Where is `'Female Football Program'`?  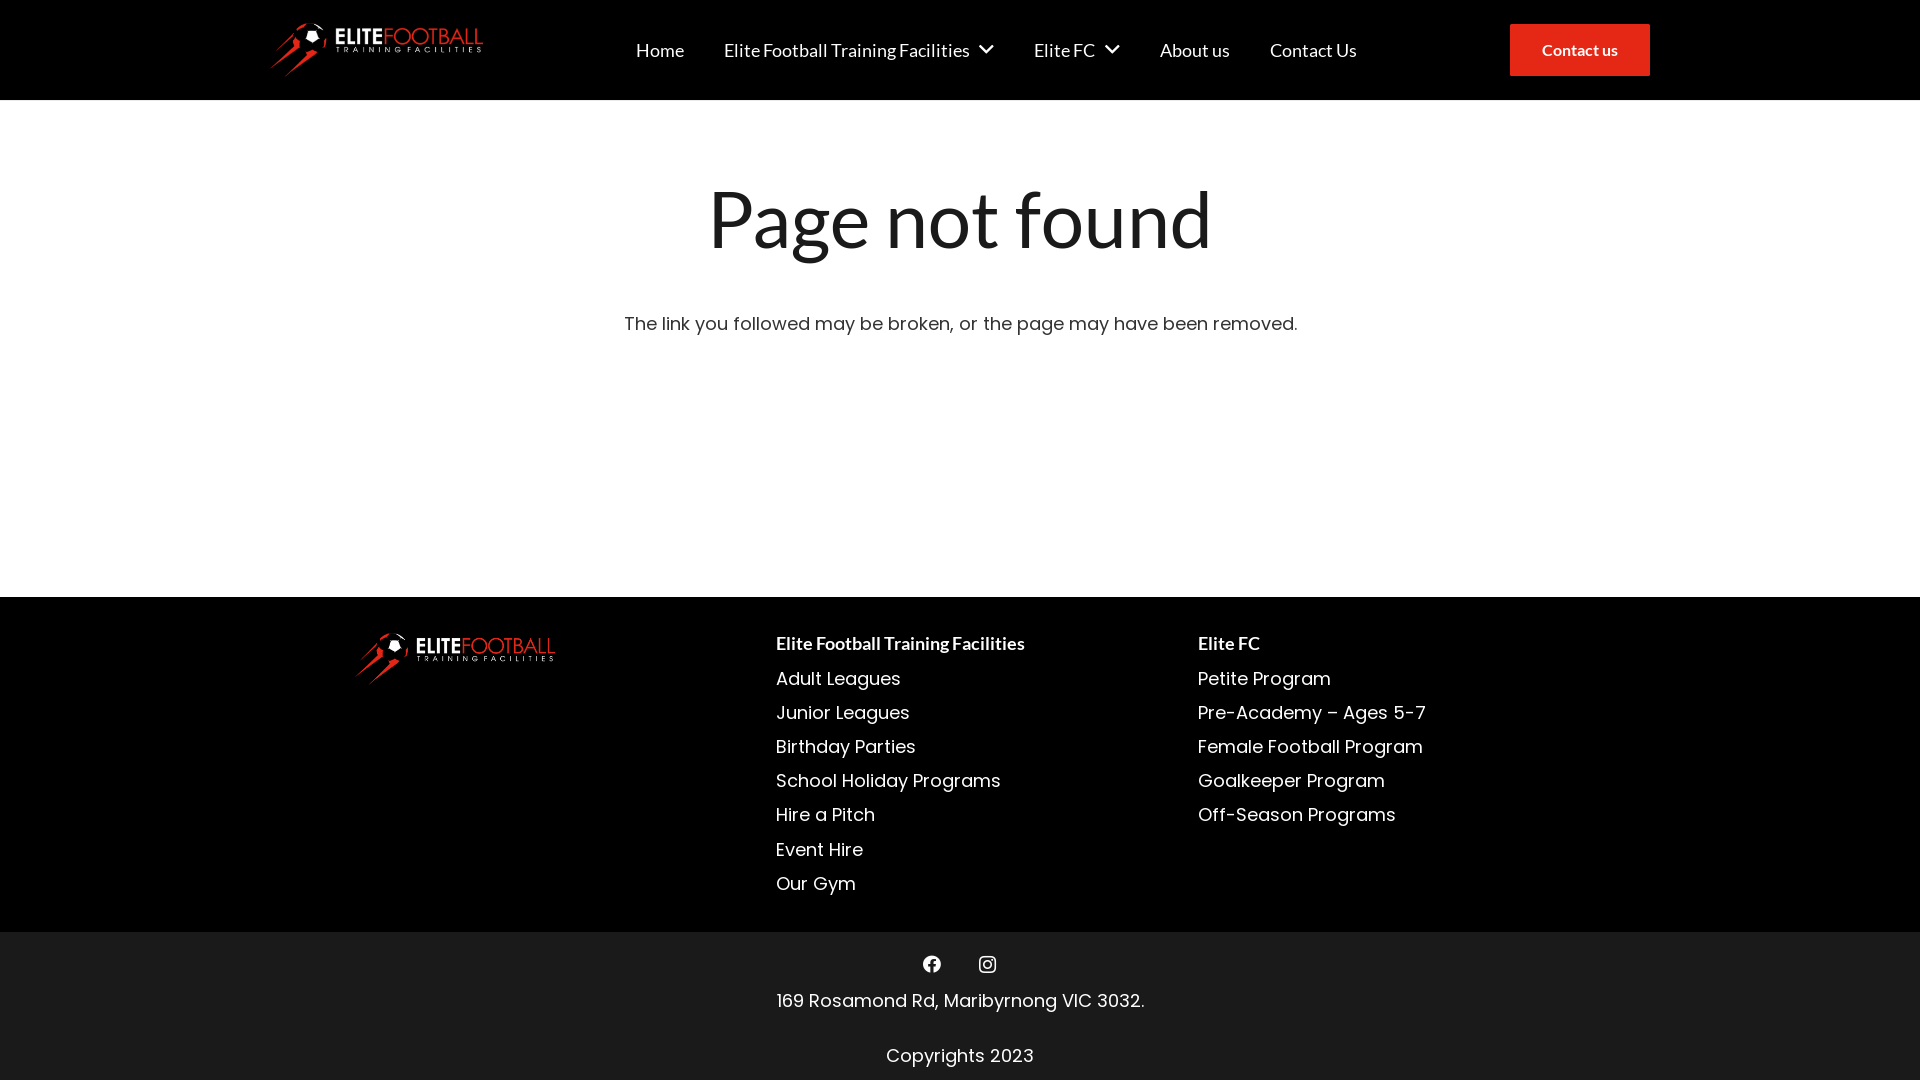 'Female Football Program' is located at coordinates (1310, 746).